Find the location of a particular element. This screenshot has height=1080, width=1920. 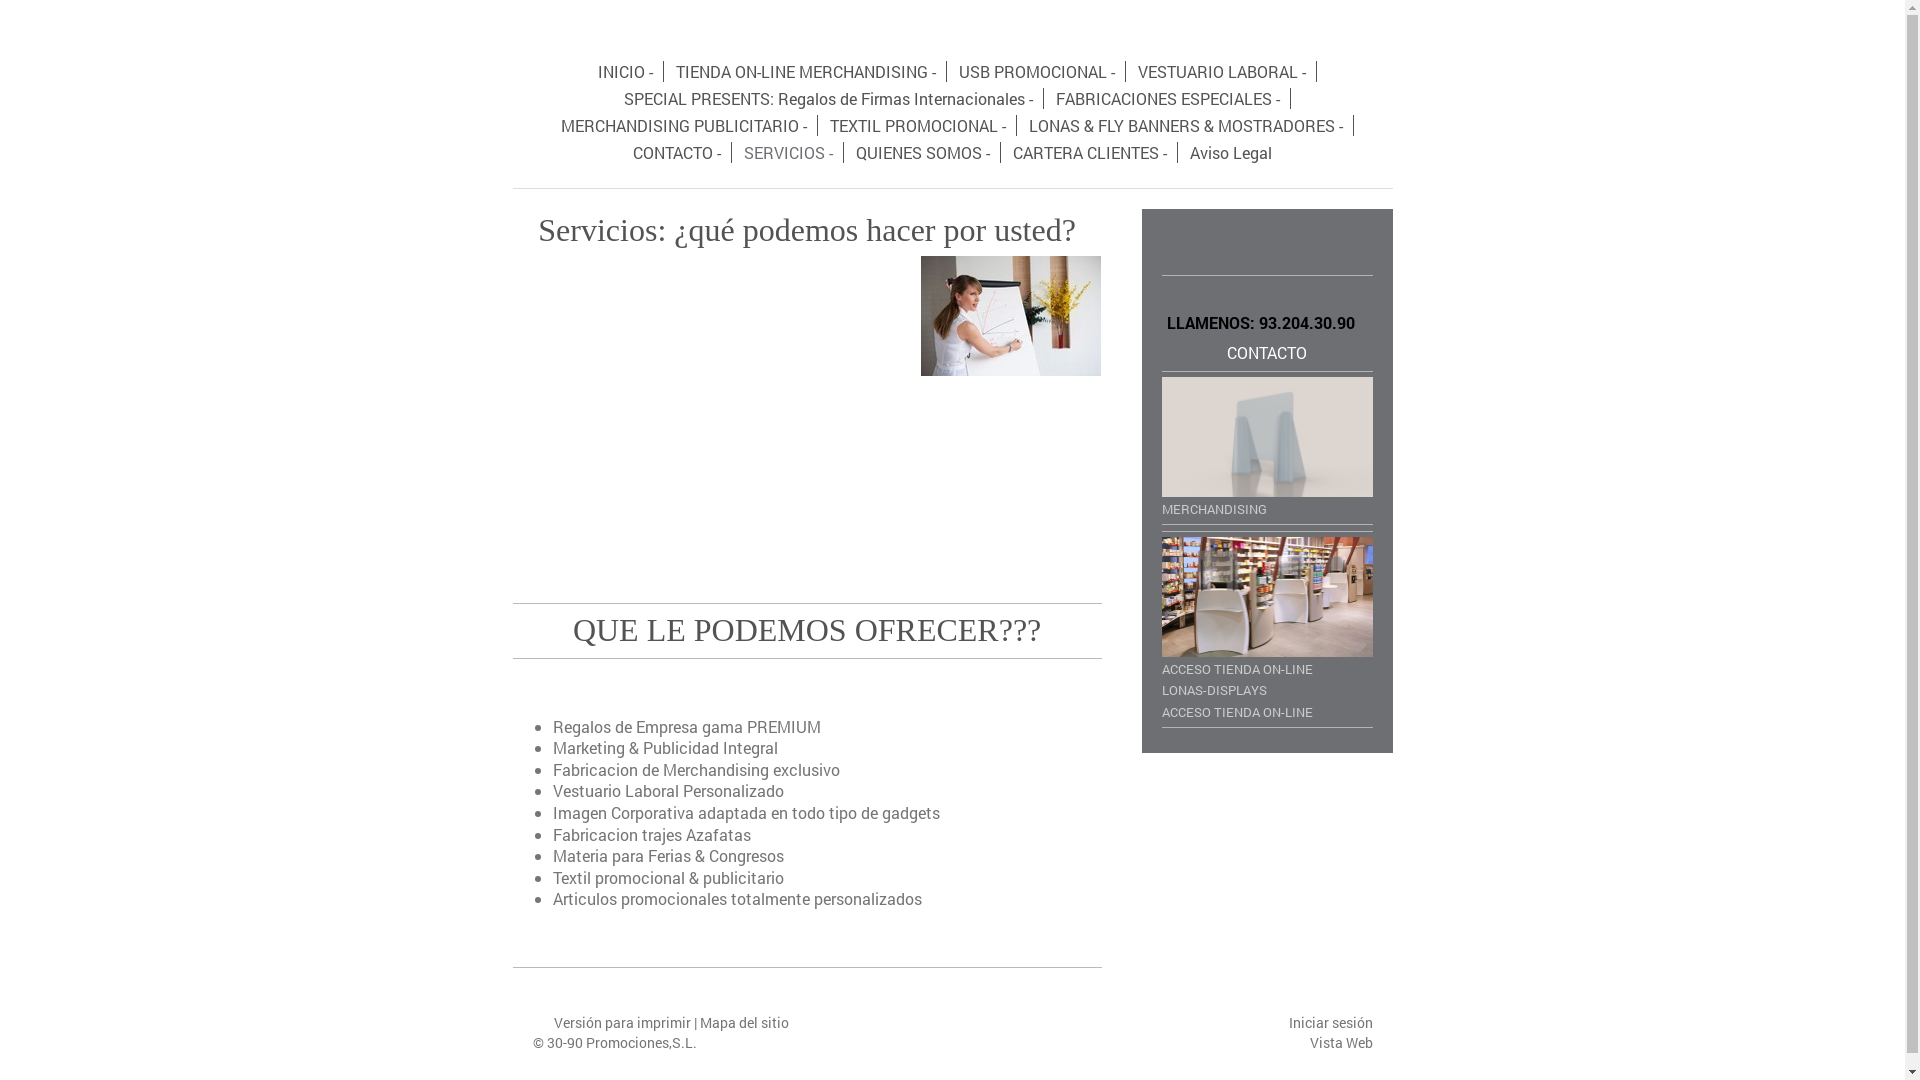

'CARTERA CLIENTES -' is located at coordinates (1089, 151).